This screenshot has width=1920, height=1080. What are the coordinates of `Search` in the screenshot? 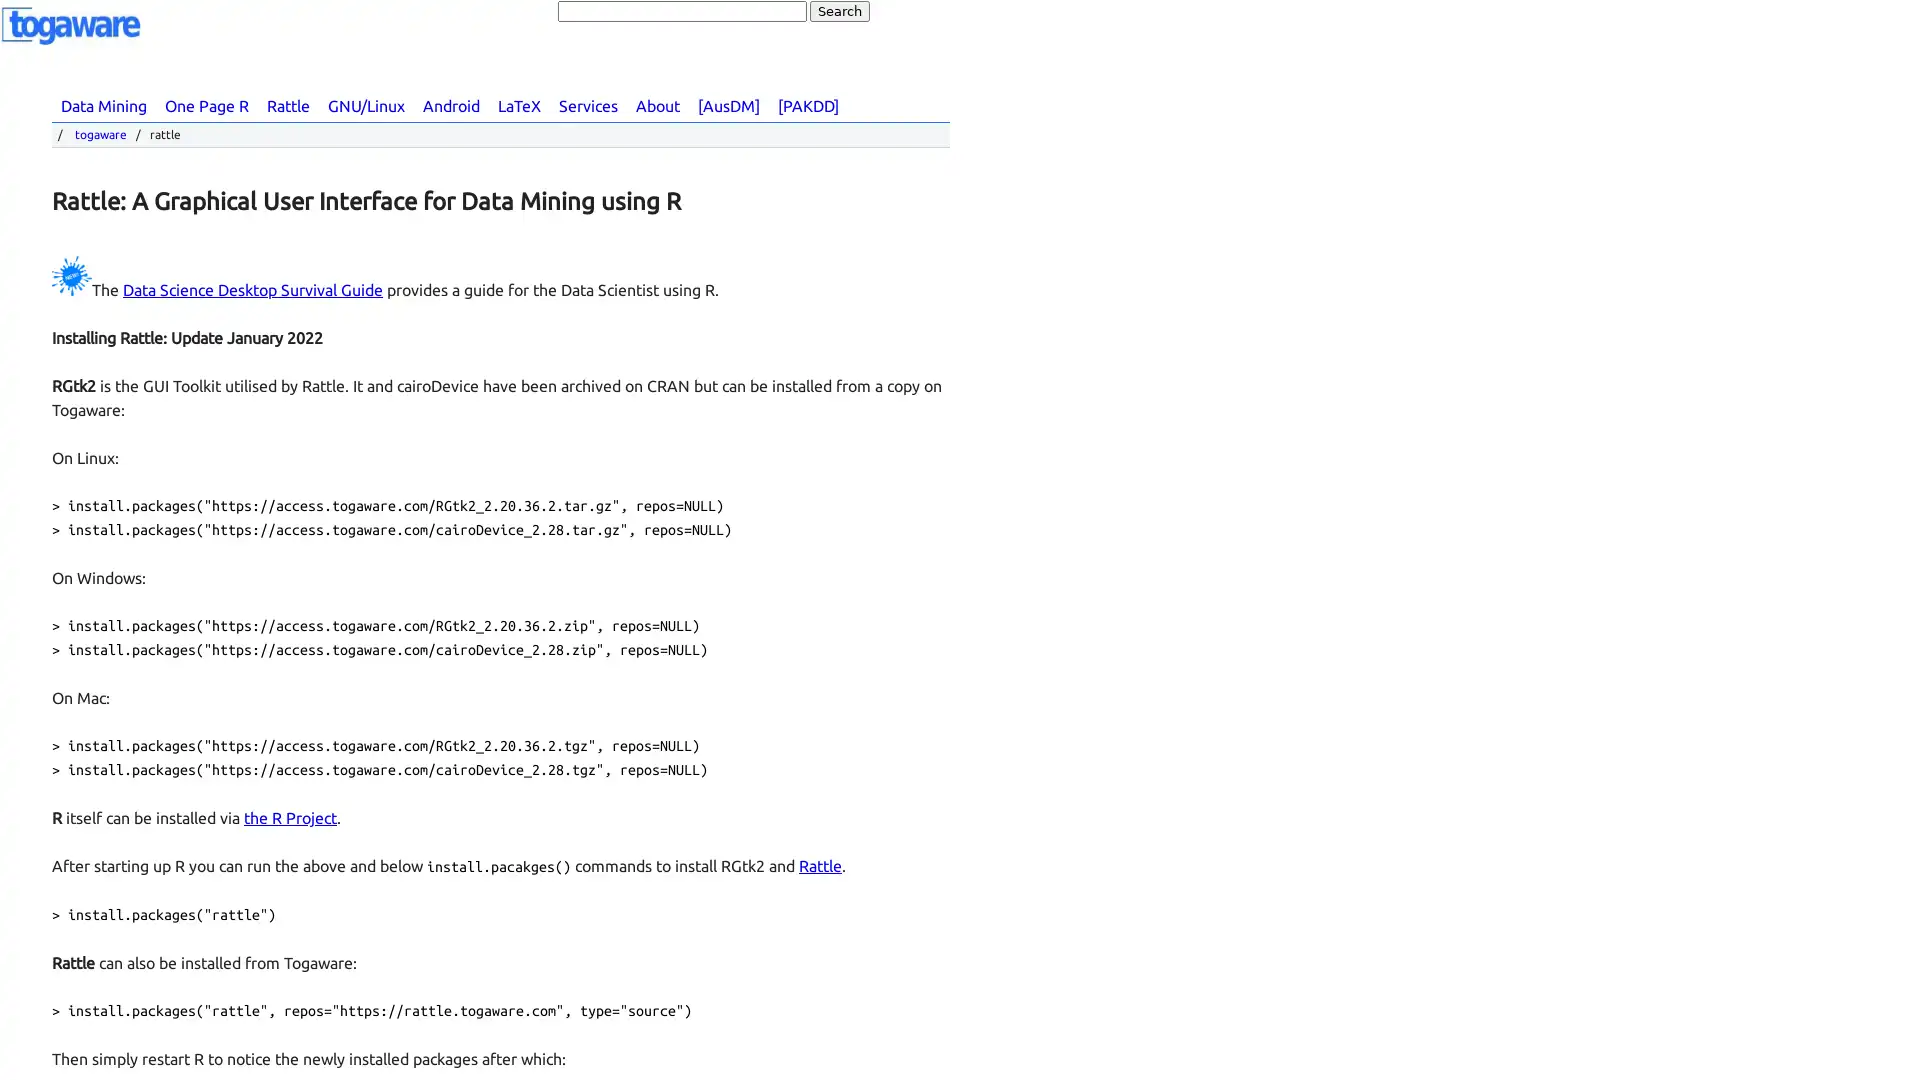 It's located at (840, 11).